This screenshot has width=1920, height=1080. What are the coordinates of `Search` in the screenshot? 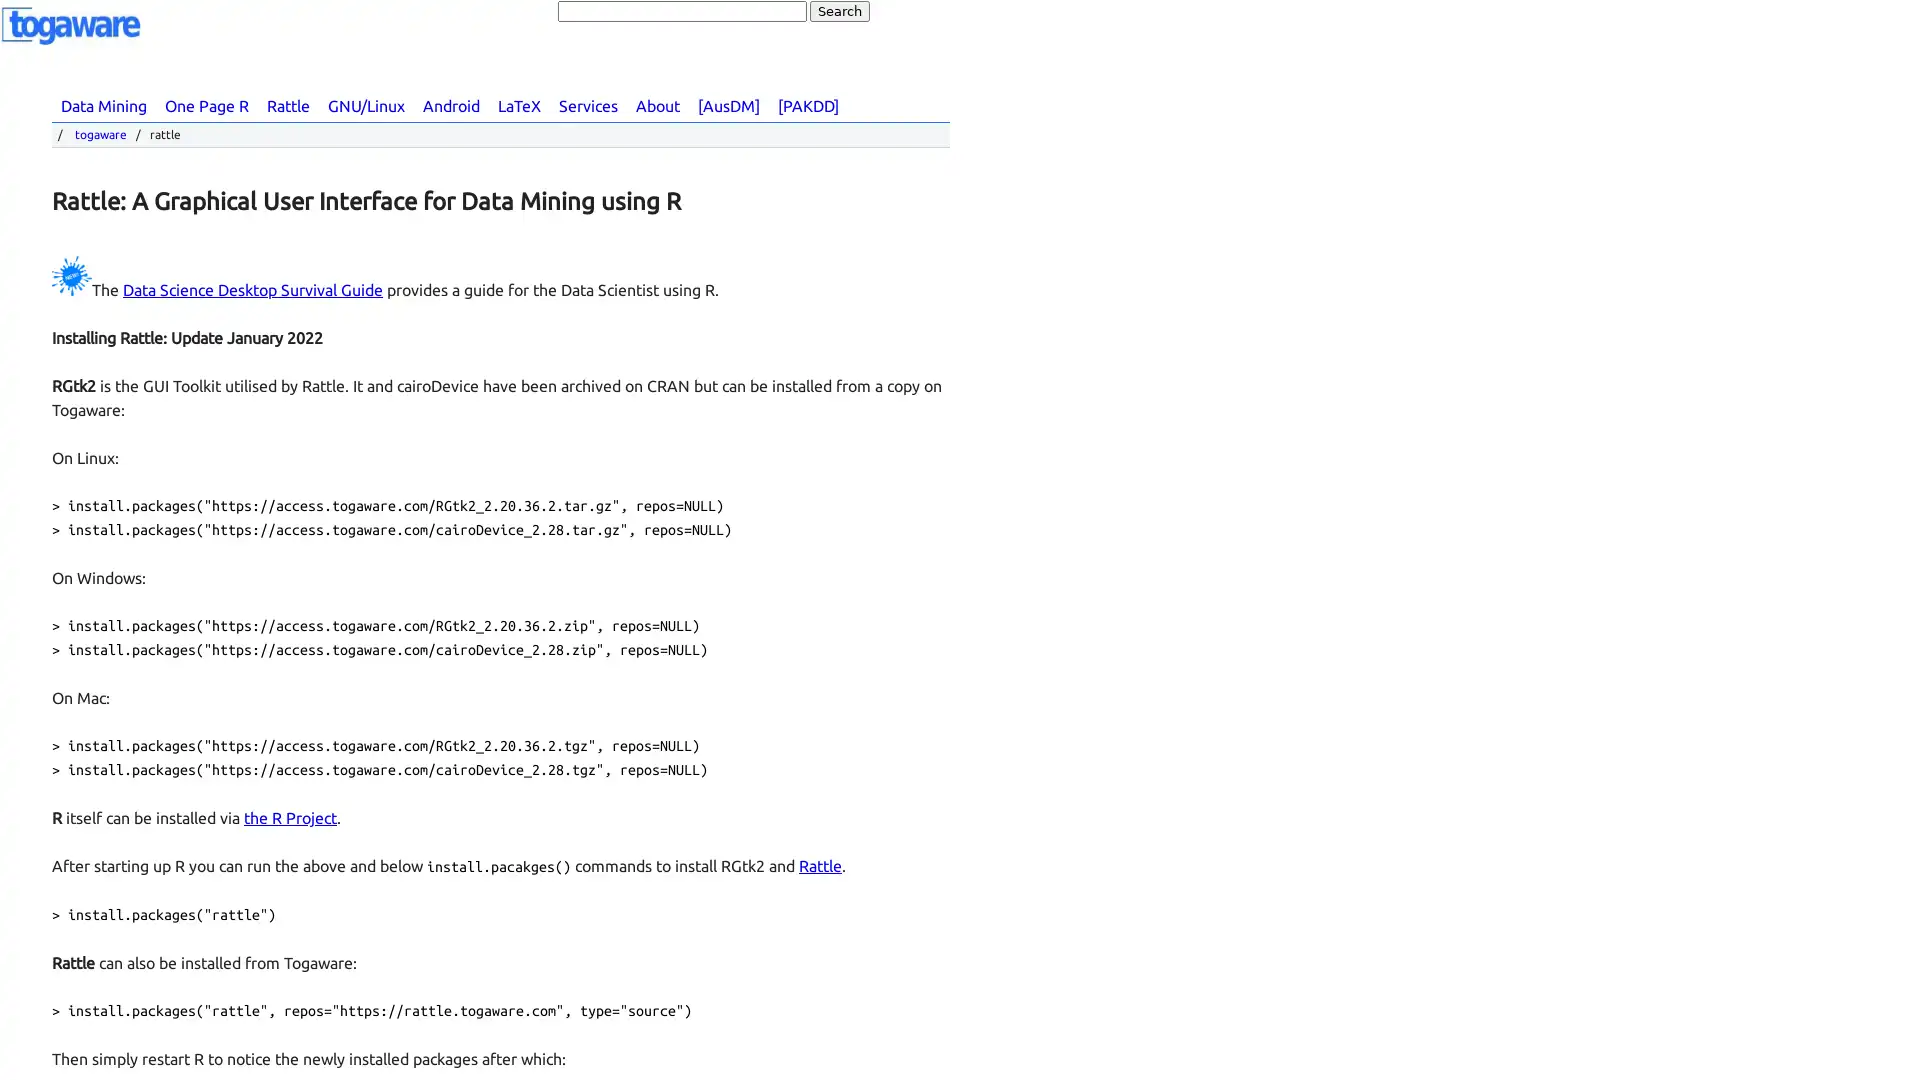 It's located at (840, 11).